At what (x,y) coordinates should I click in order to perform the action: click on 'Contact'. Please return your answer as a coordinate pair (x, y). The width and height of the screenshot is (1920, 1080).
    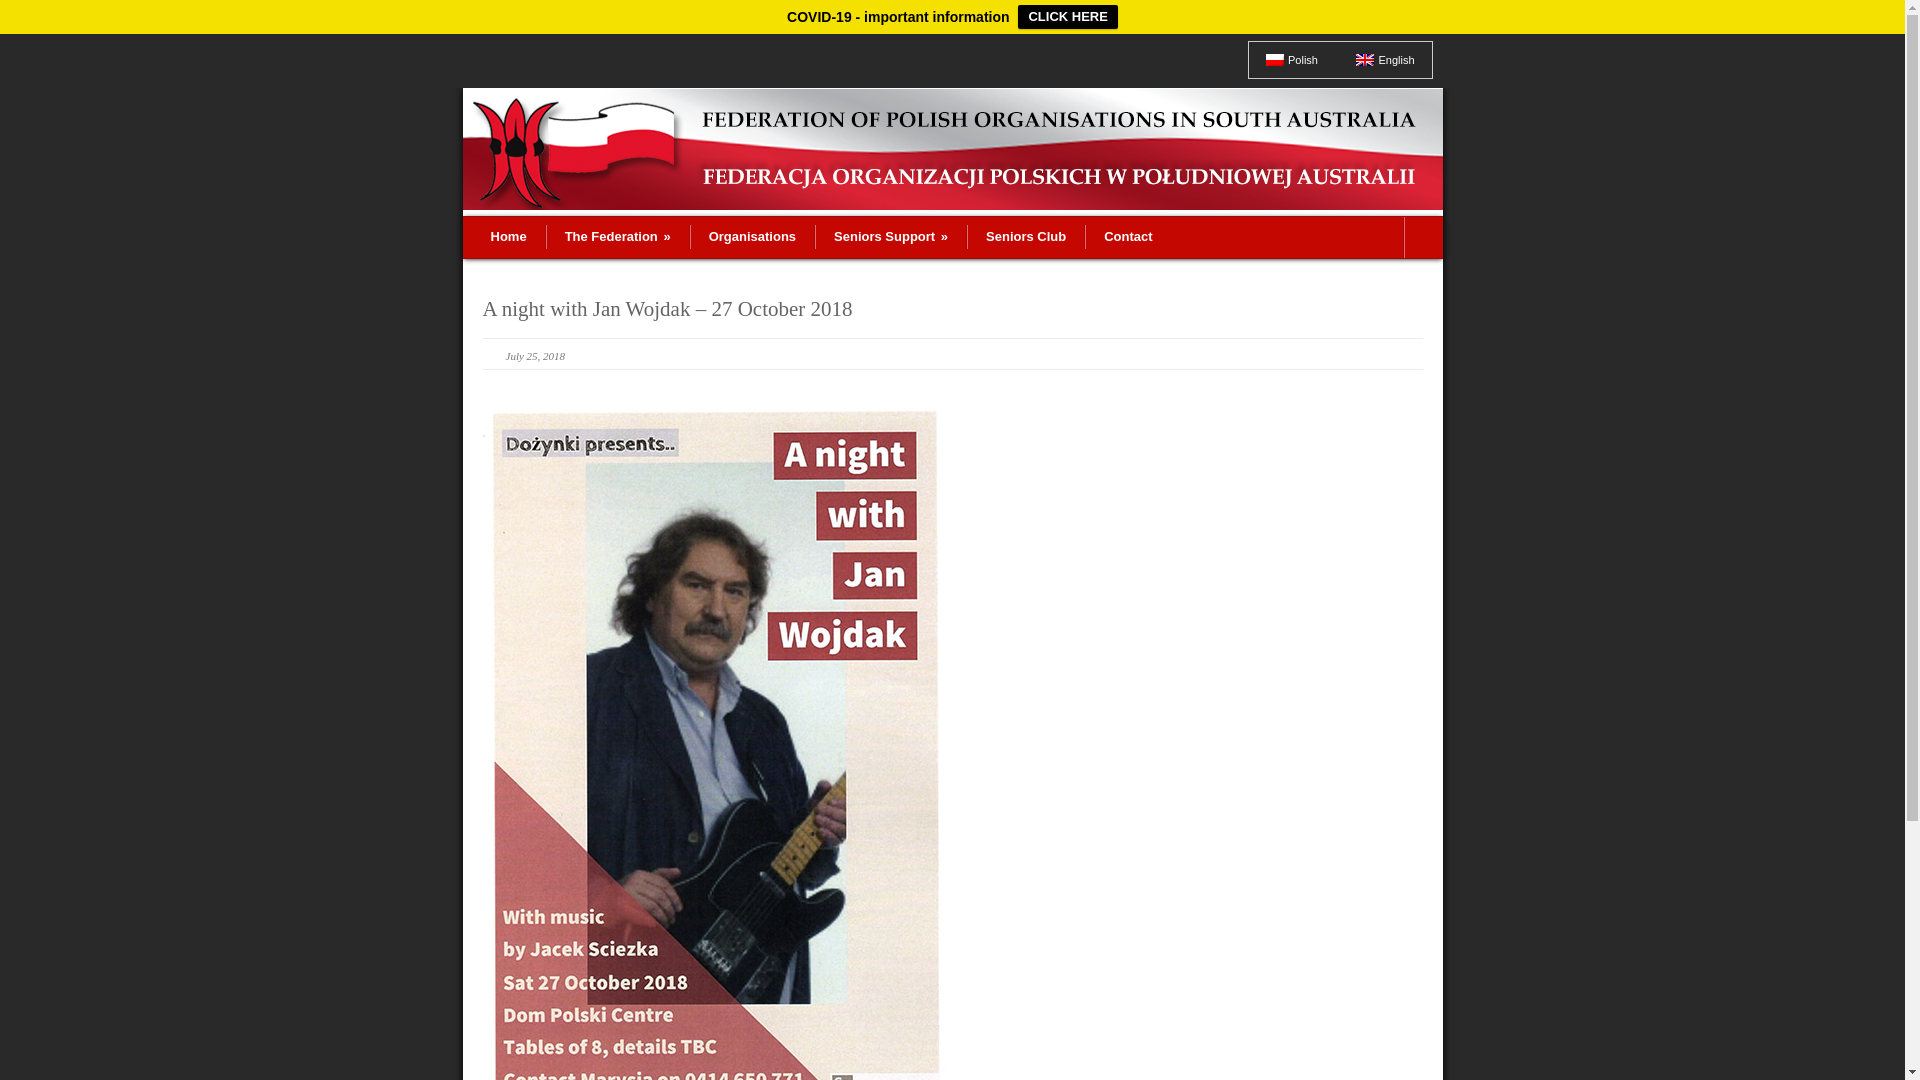
    Looking at the image, I should click on (1127, 235).